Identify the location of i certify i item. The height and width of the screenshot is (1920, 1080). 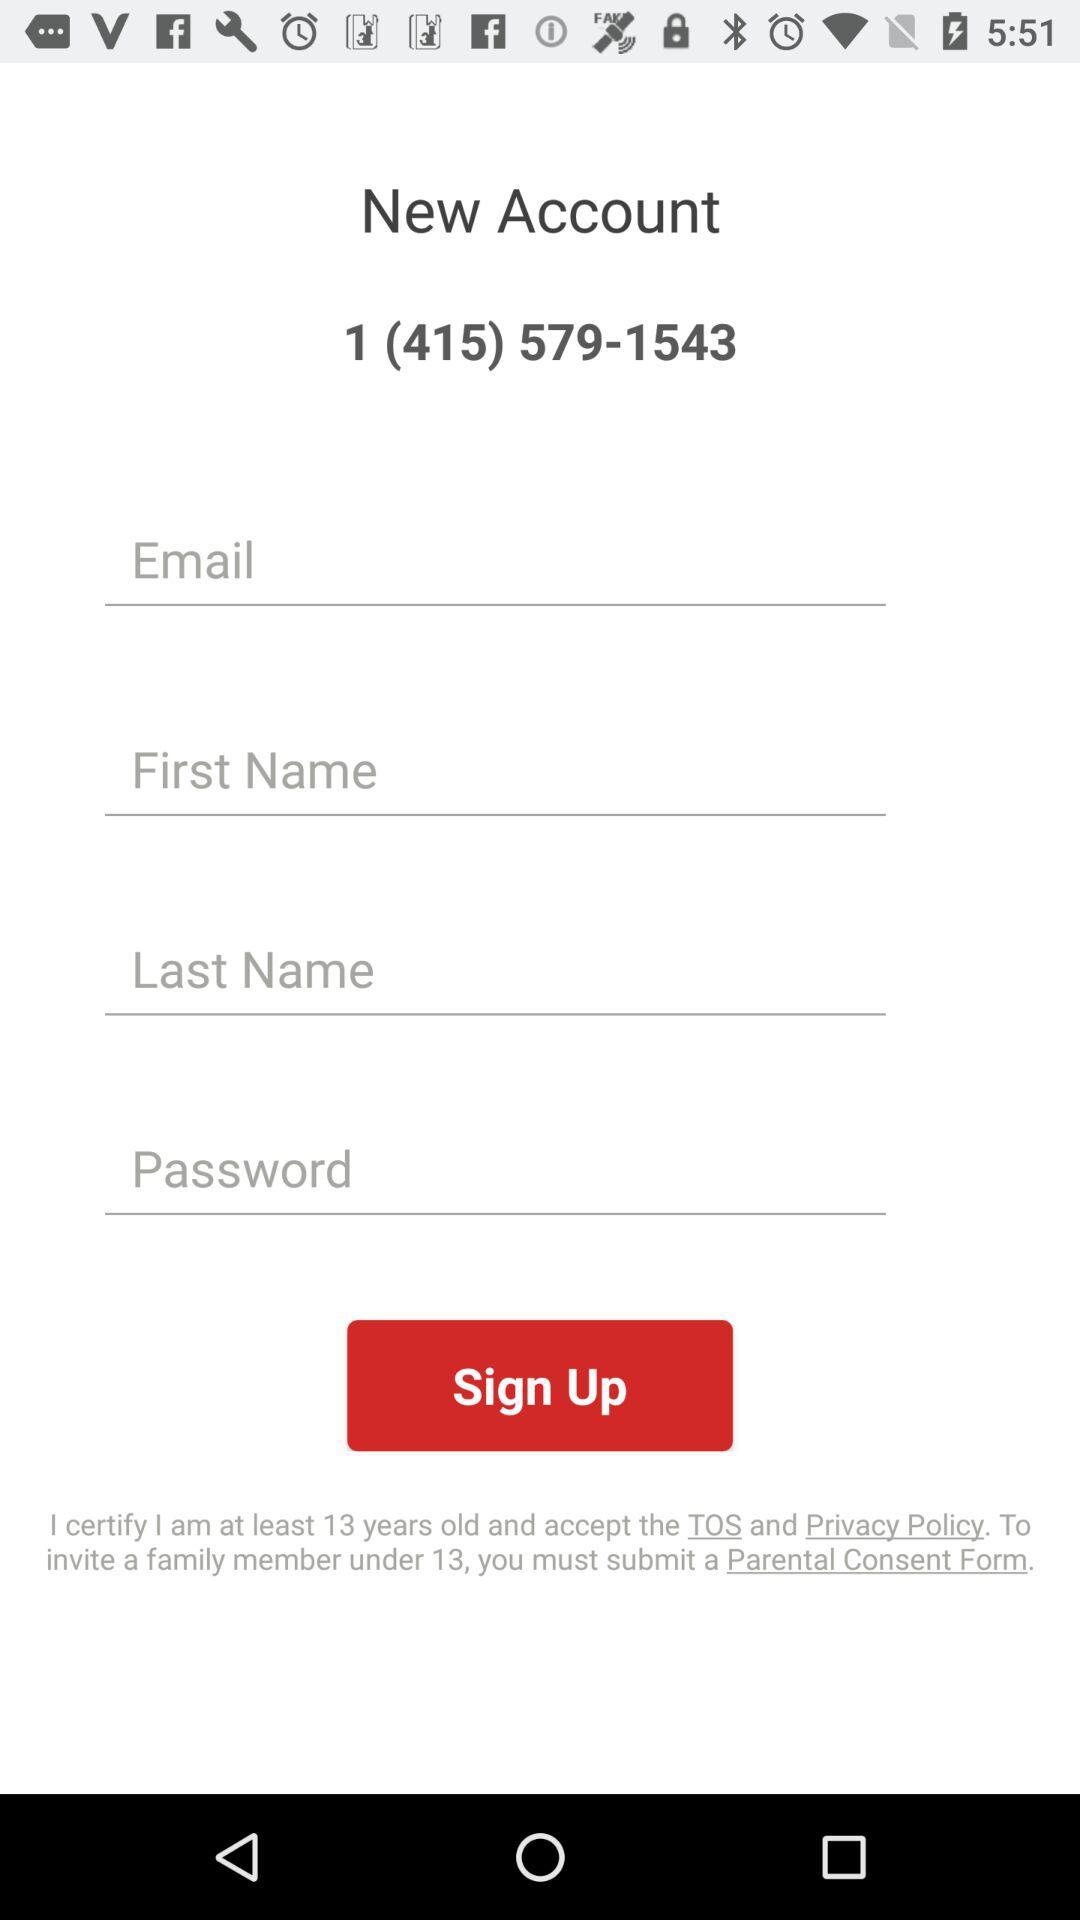
(540, 1539).